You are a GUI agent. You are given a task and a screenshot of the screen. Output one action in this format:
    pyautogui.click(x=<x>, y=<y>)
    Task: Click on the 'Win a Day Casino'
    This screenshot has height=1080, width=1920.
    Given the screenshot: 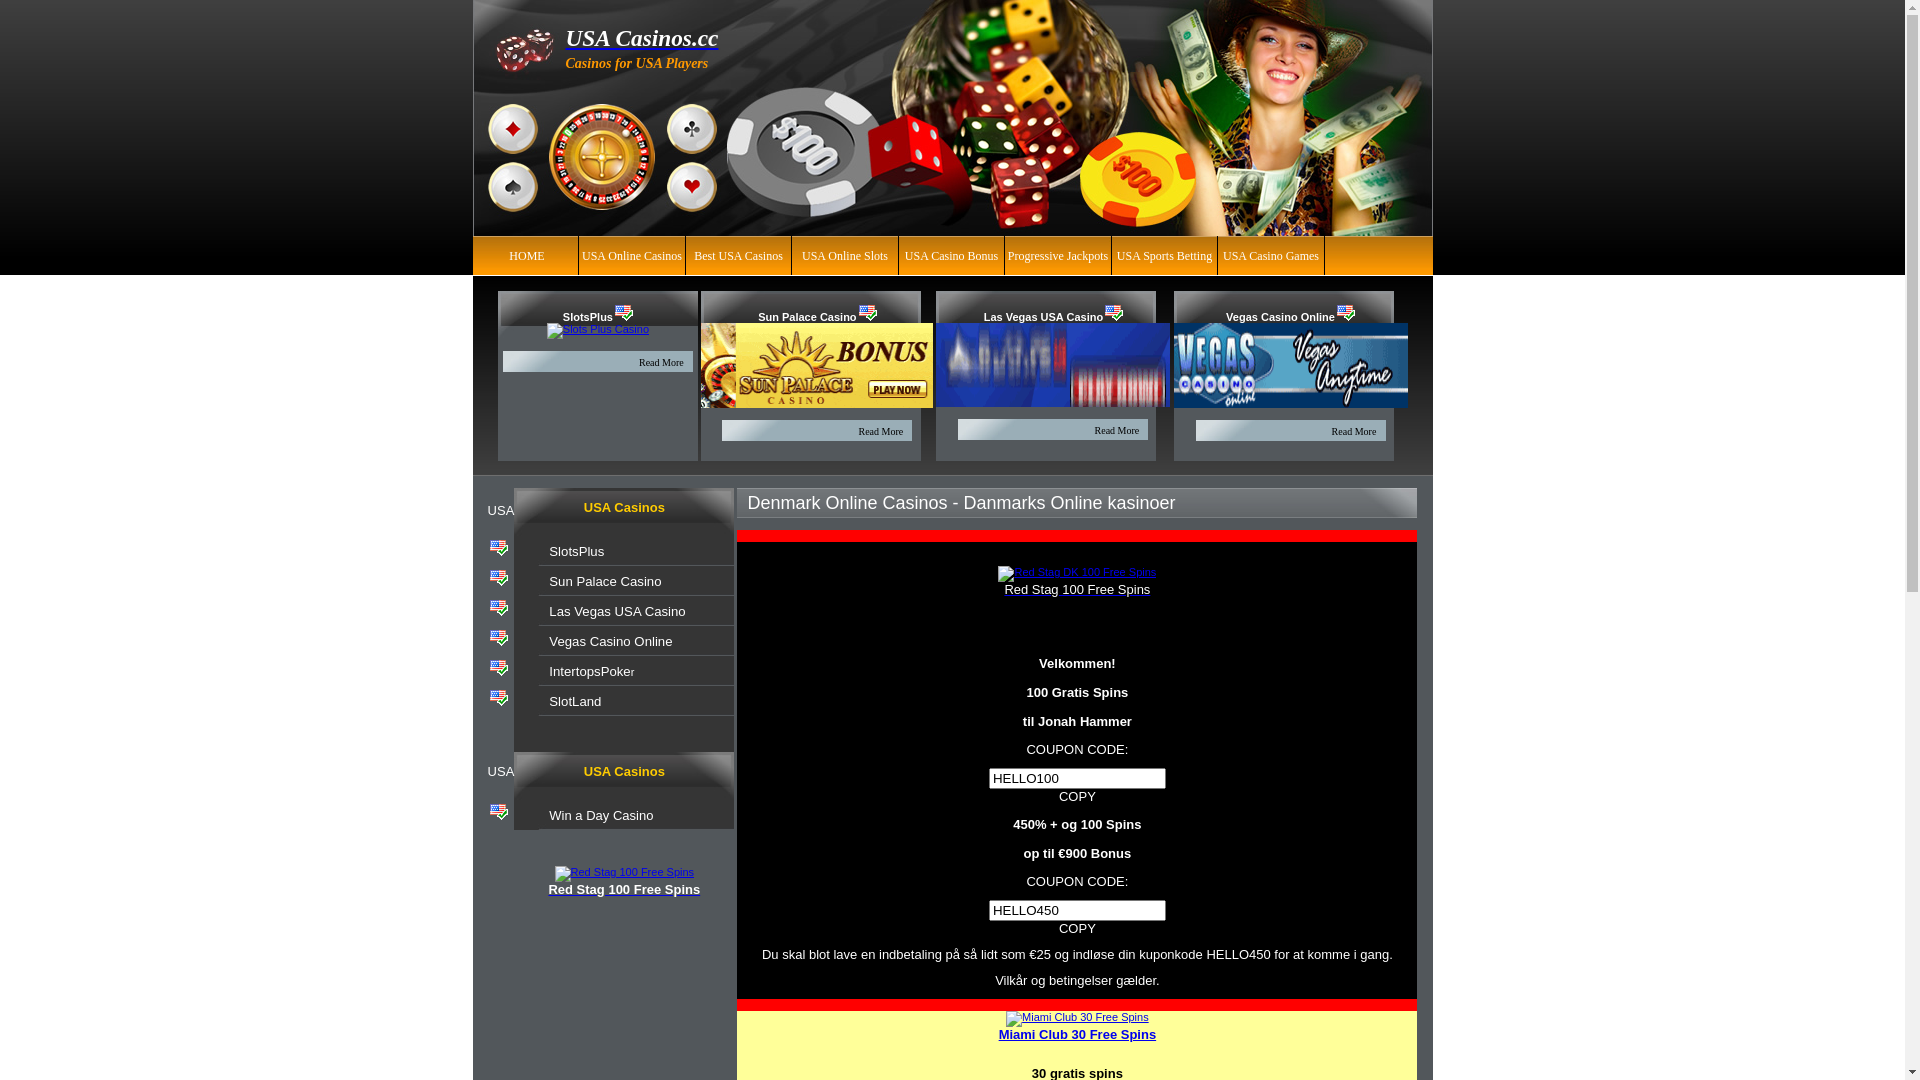 What is the action you would take?
    pyautogui.click(x=599, y=816)
    